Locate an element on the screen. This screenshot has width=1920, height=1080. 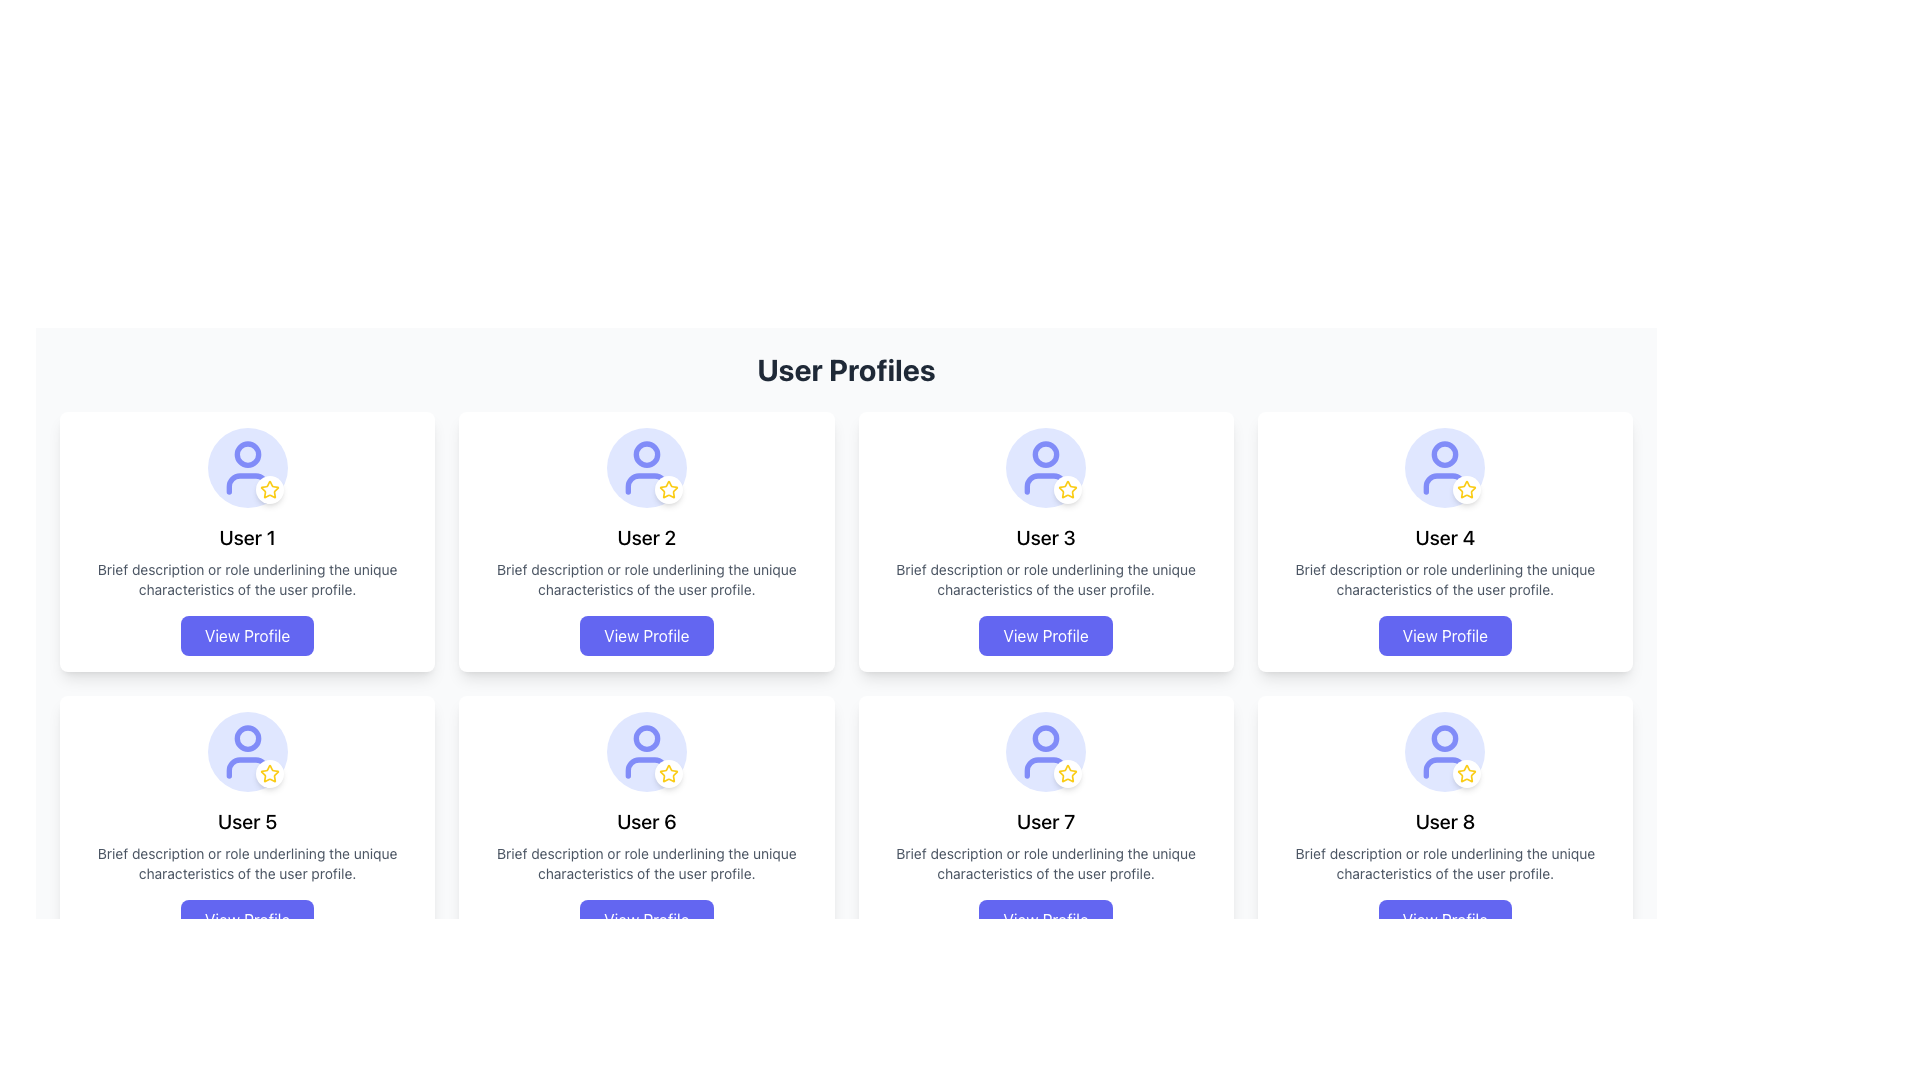
the Text label that provides a descriptive insight into the User 3 profile, located between the 'User 3' title and the 'View Profile' button is located at coordinates (1045, 579).